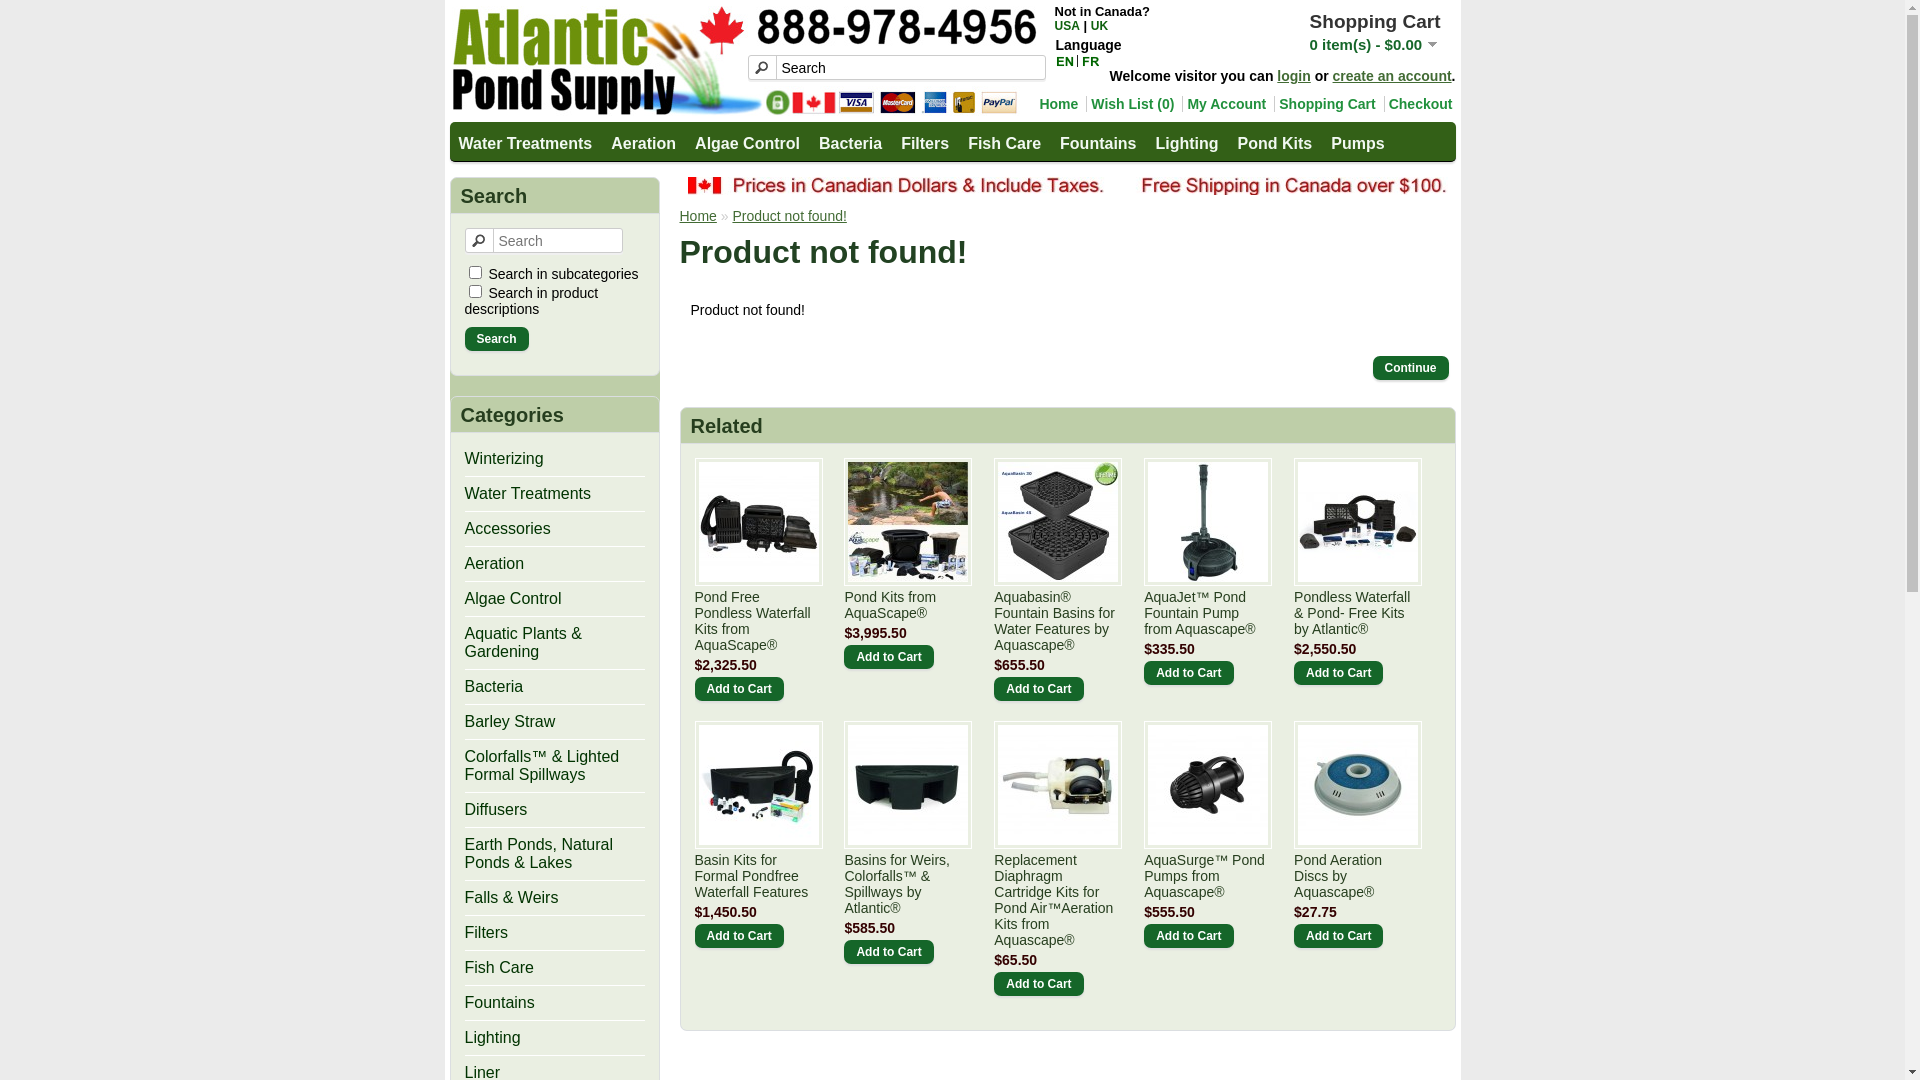  I want to click on 'Pond Kits', so click(1273, 140).